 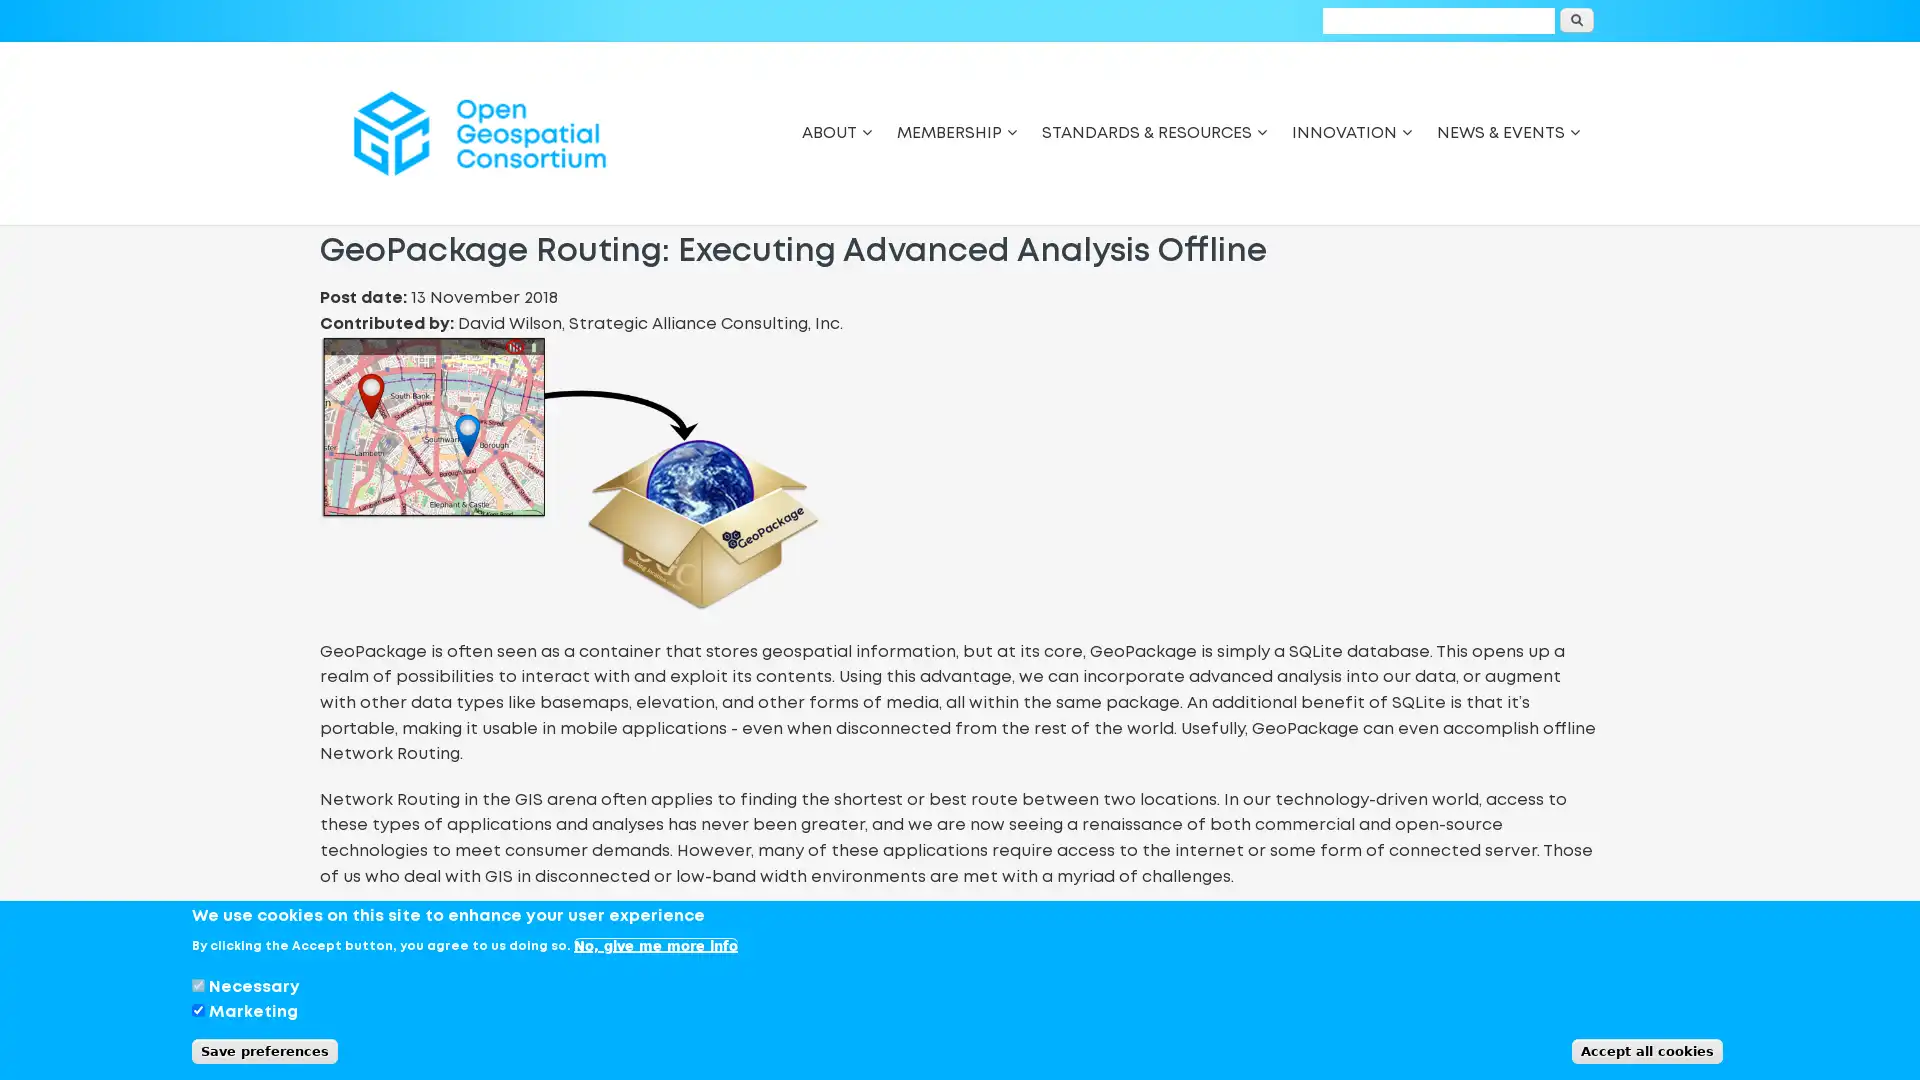 What do you see at coordinates (656, 945) in the screenshot?
I see `No, give me more info` at bounding box center [656, 945].